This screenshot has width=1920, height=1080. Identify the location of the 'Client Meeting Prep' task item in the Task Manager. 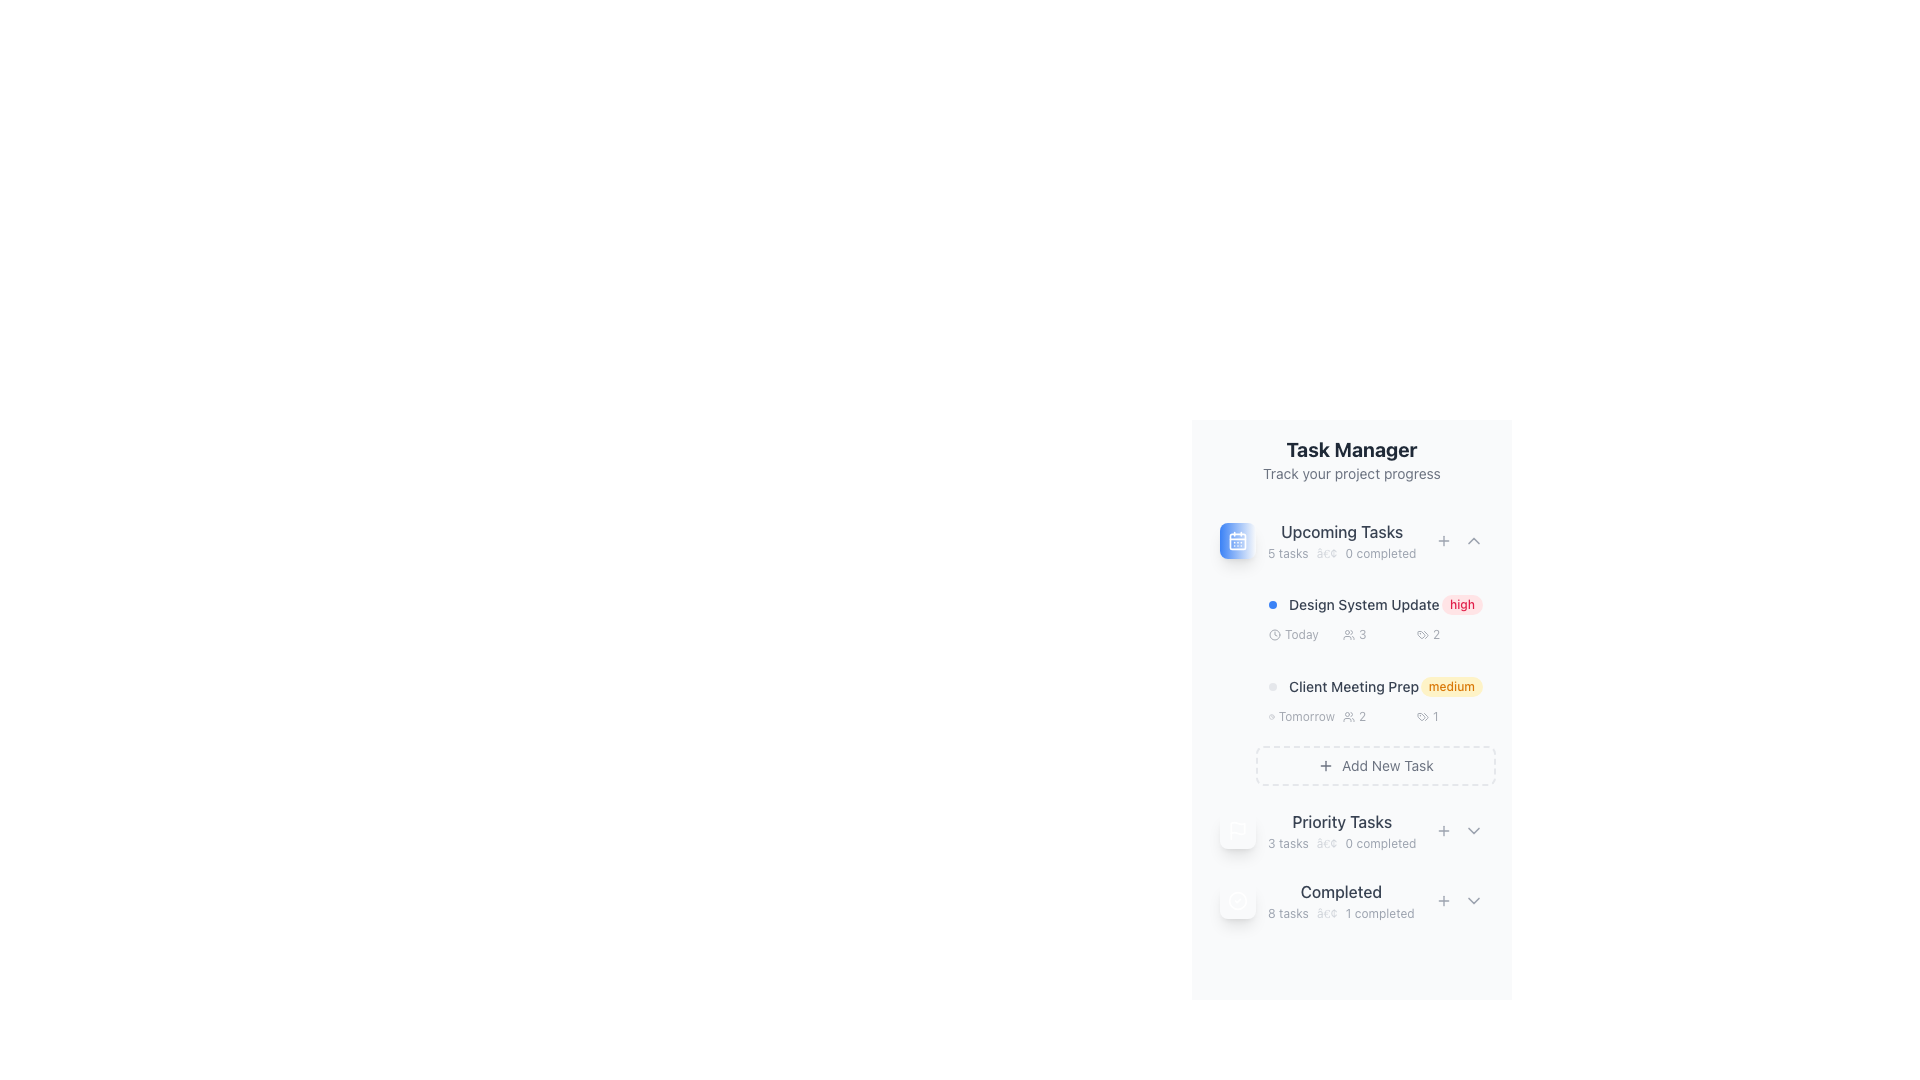
(1375, 685).